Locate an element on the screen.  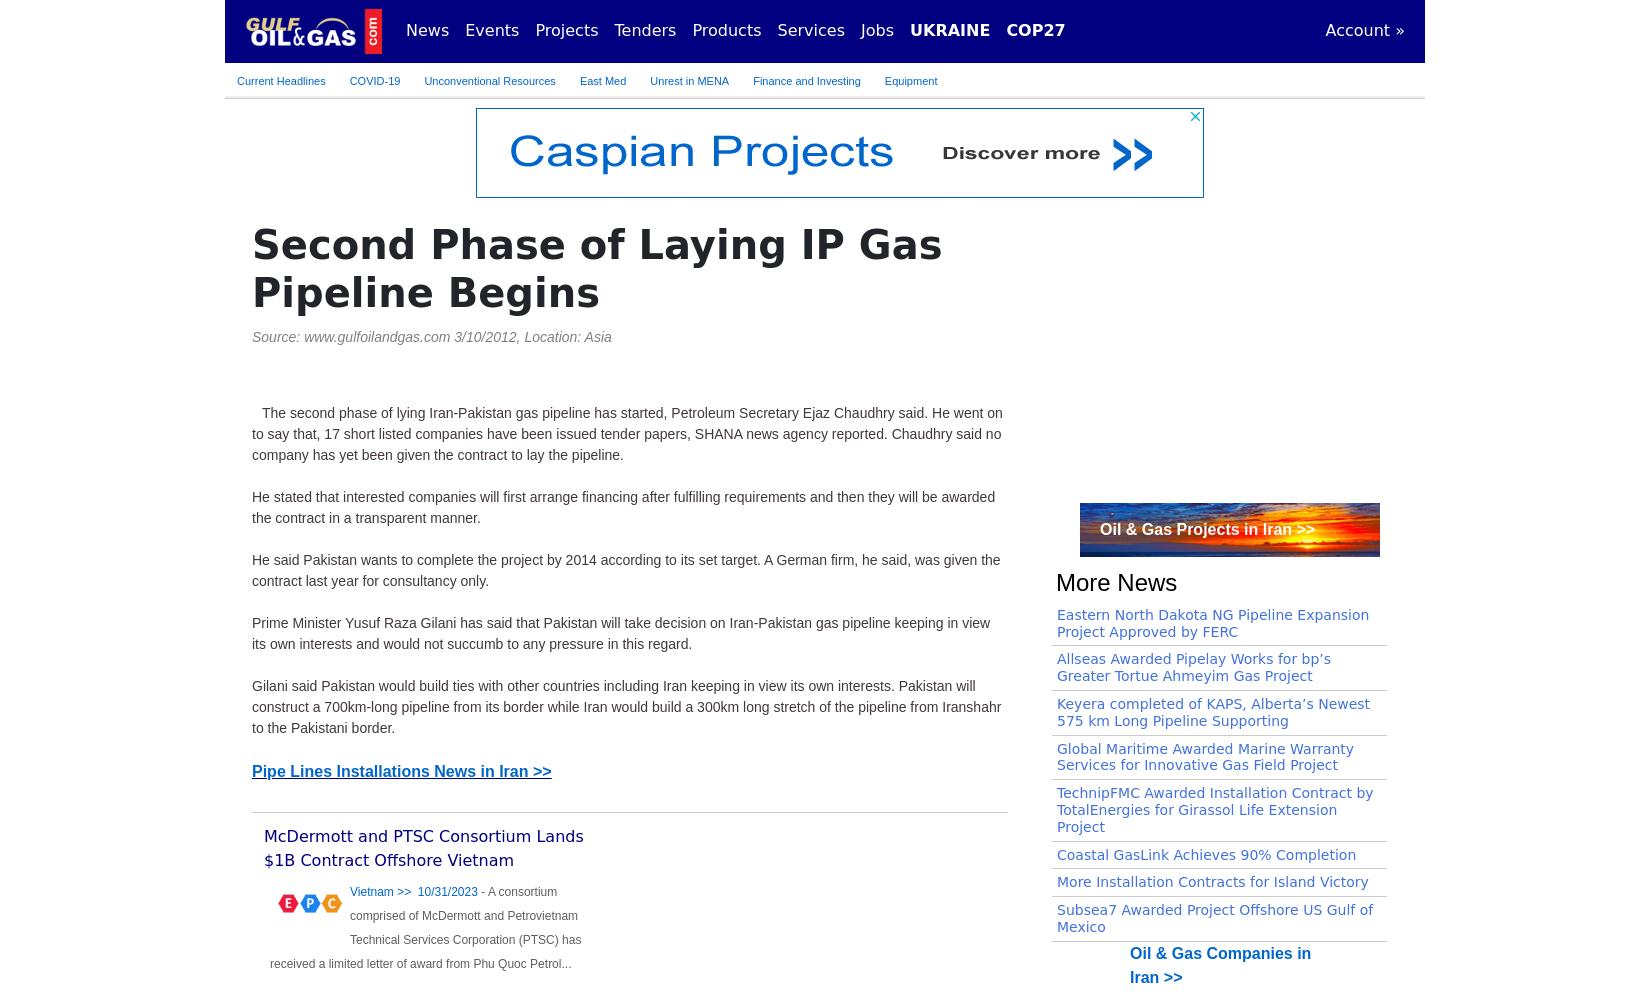
'UKRAINE' is located at coordinates (950, 30).